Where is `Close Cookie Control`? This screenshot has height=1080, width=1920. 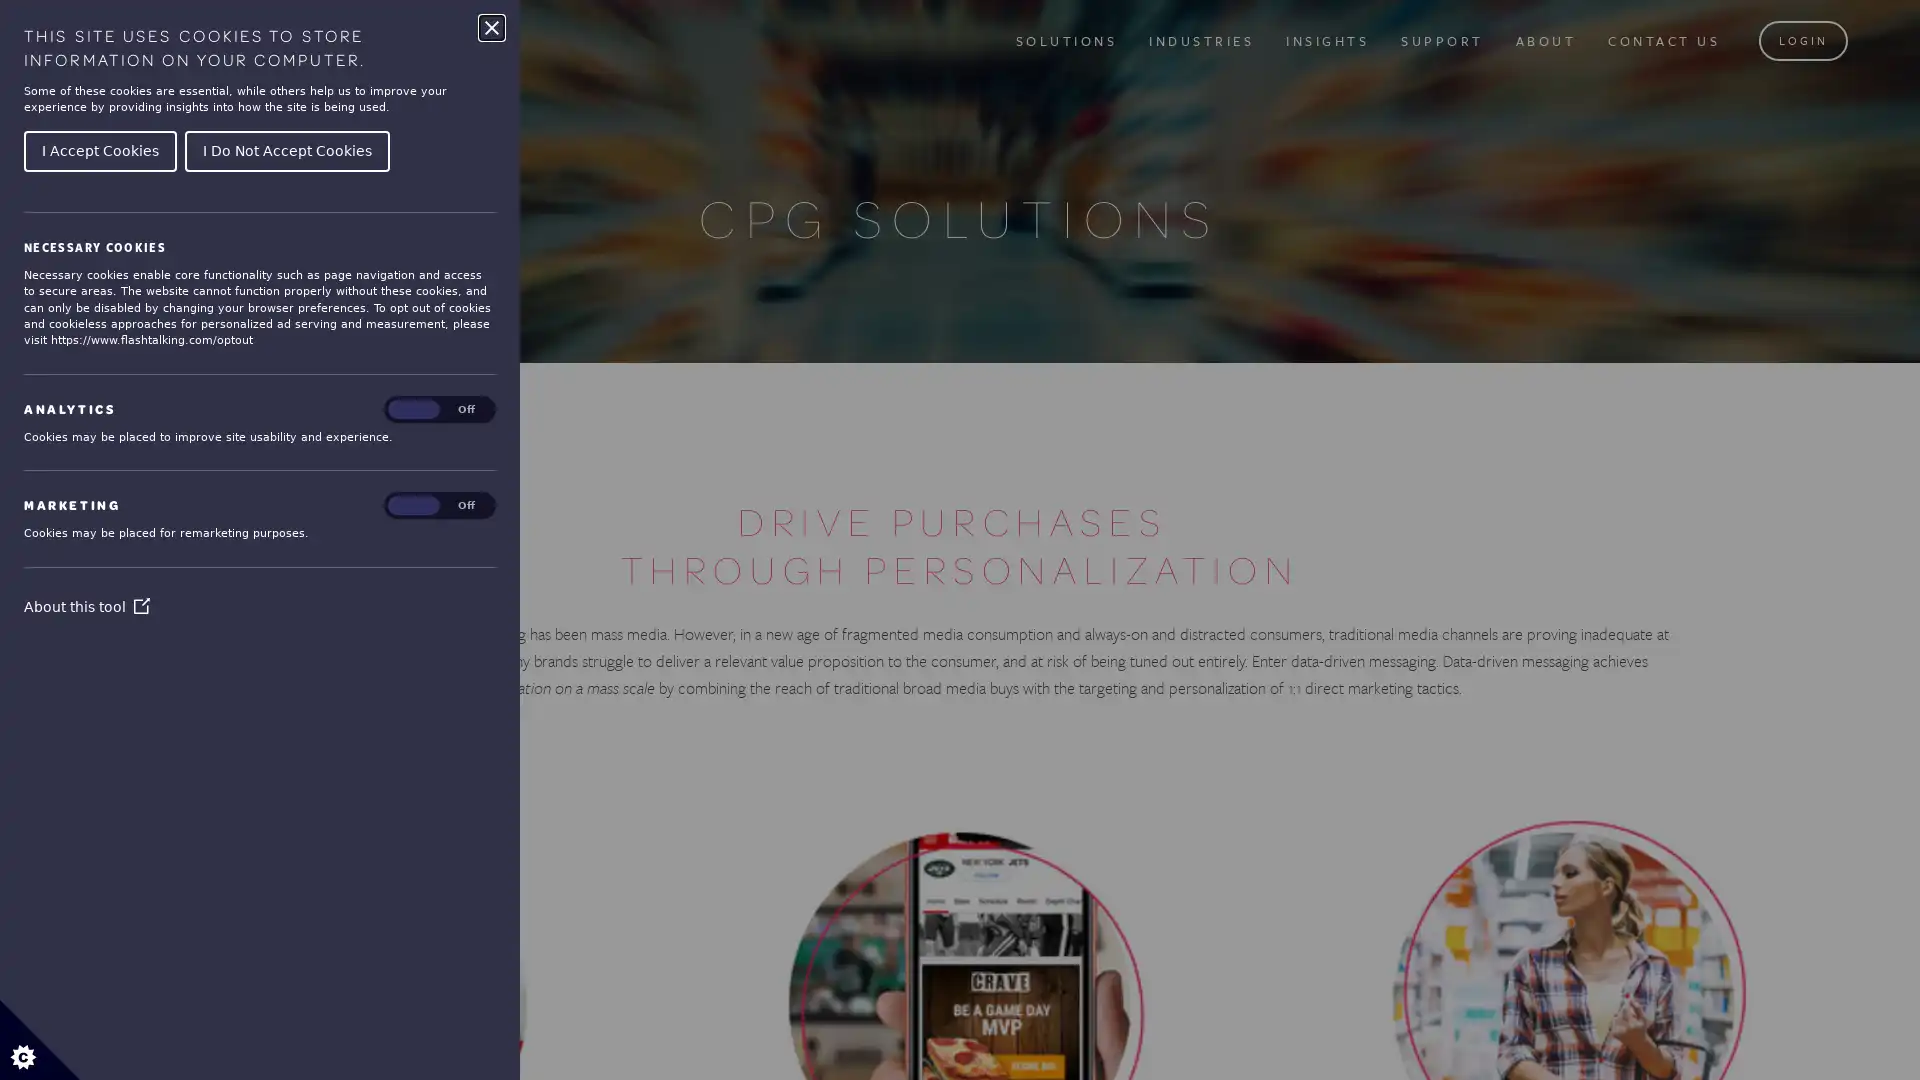
Close Cookie Control is located at coordinates (491, 27).